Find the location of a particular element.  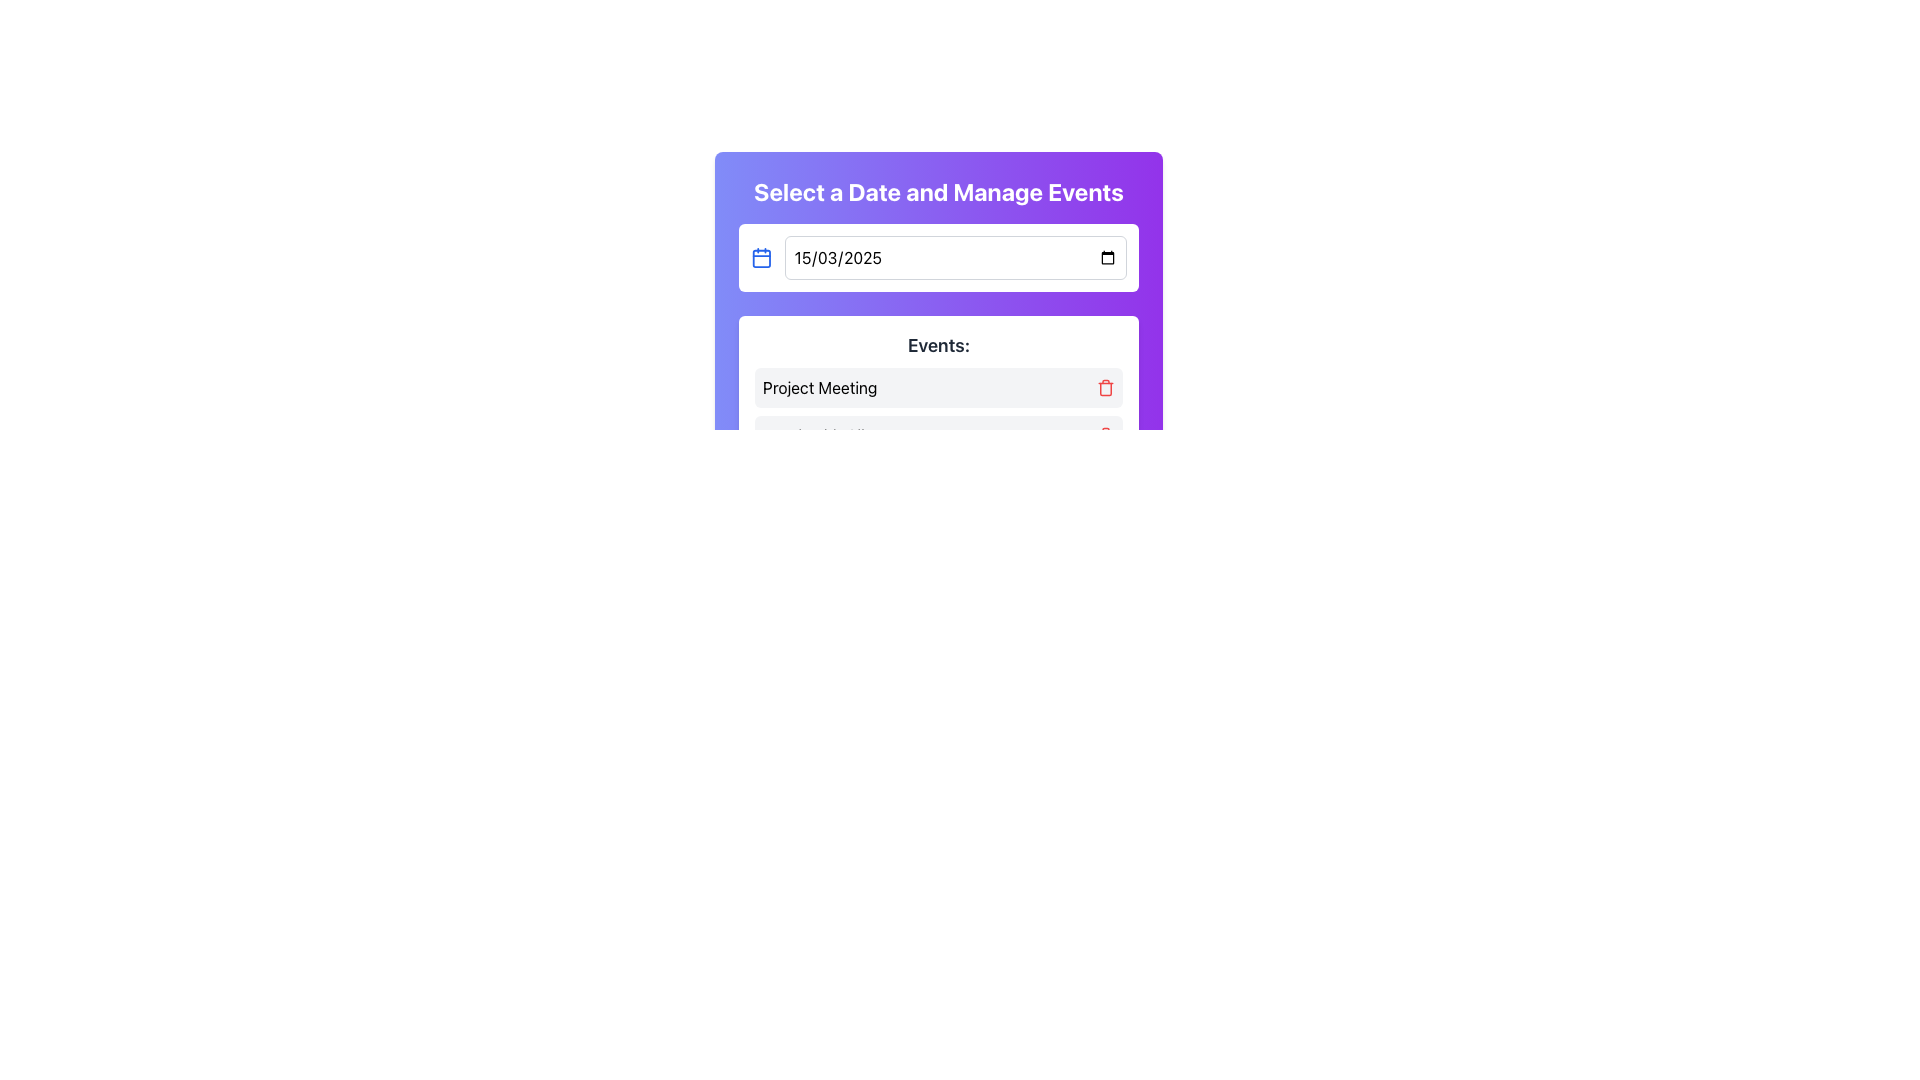

a date from the Date Picker Component located below the header 'Select a Date and Manage Events' is located at coordinates (938, 257).